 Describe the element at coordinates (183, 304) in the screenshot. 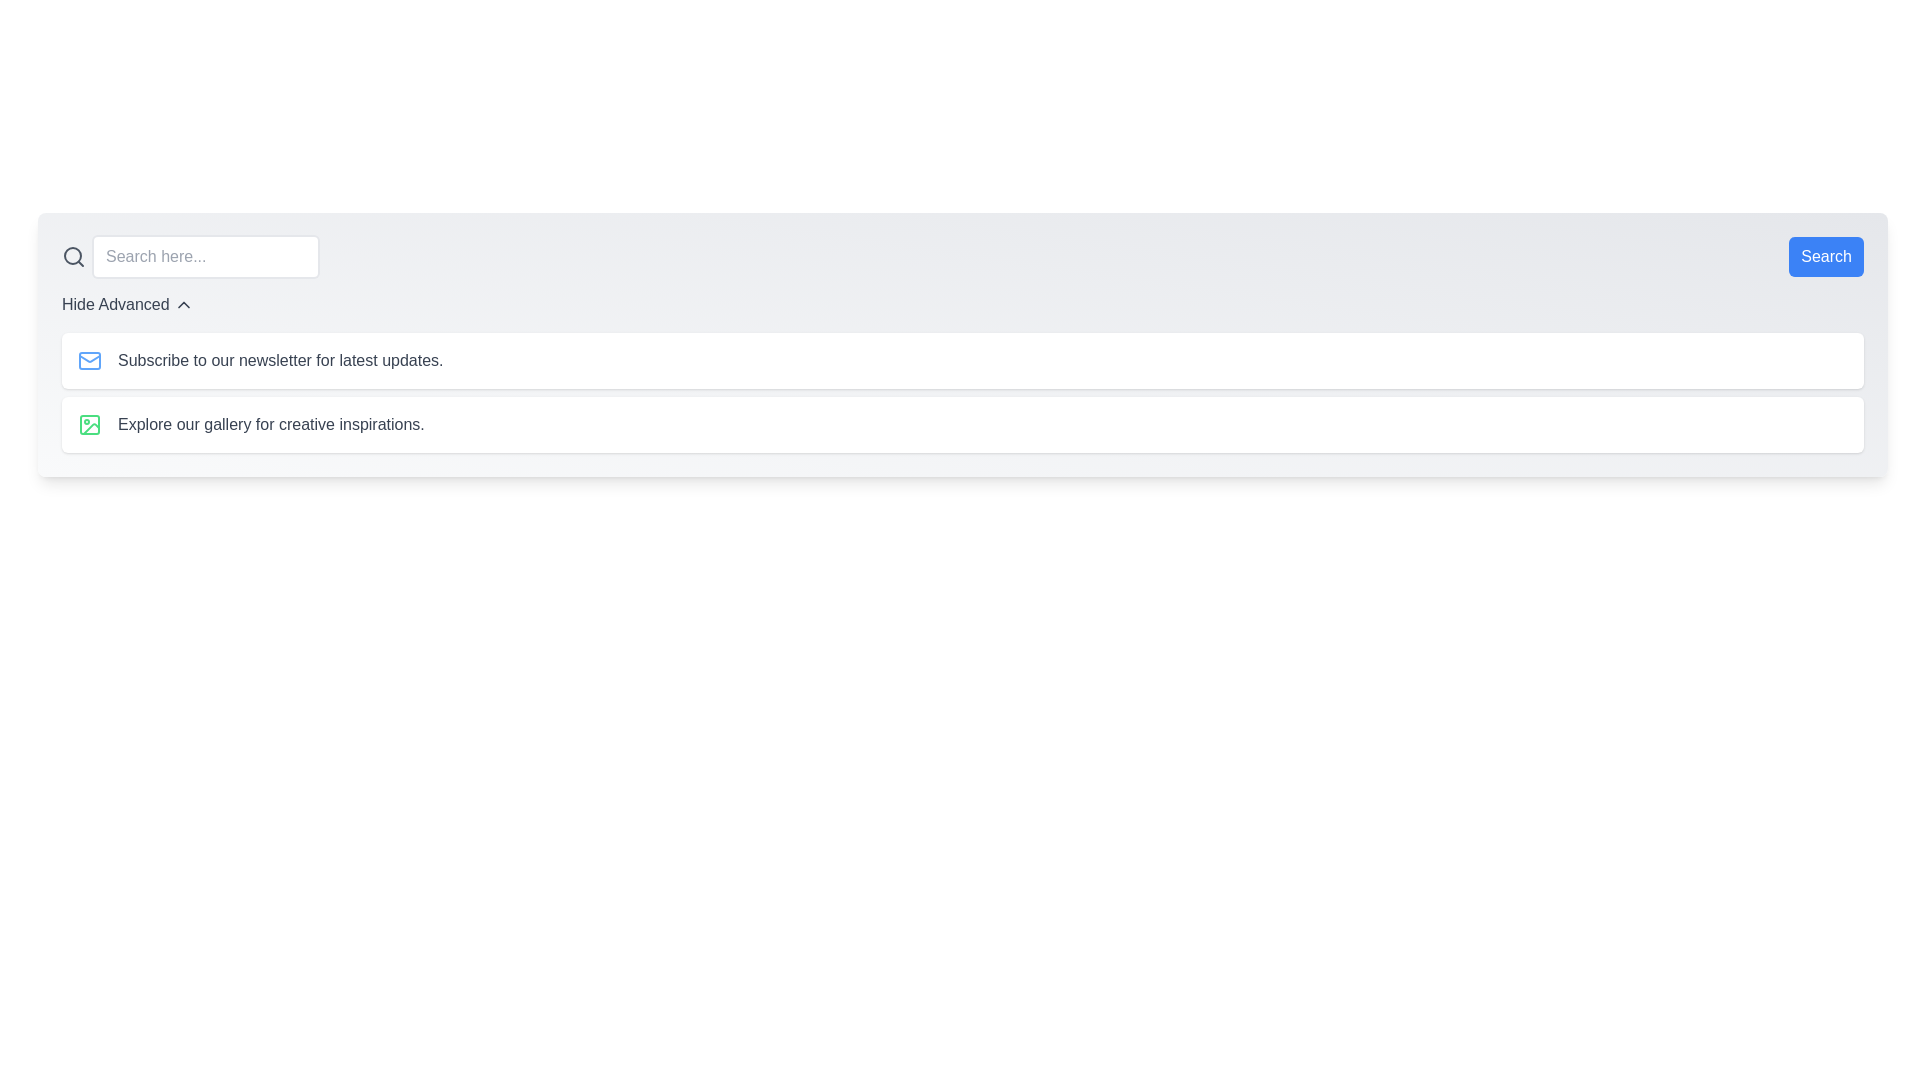

I see `the downward-pointing chevron-shaped icon next to the text 'Hide Advanced'` at that location.